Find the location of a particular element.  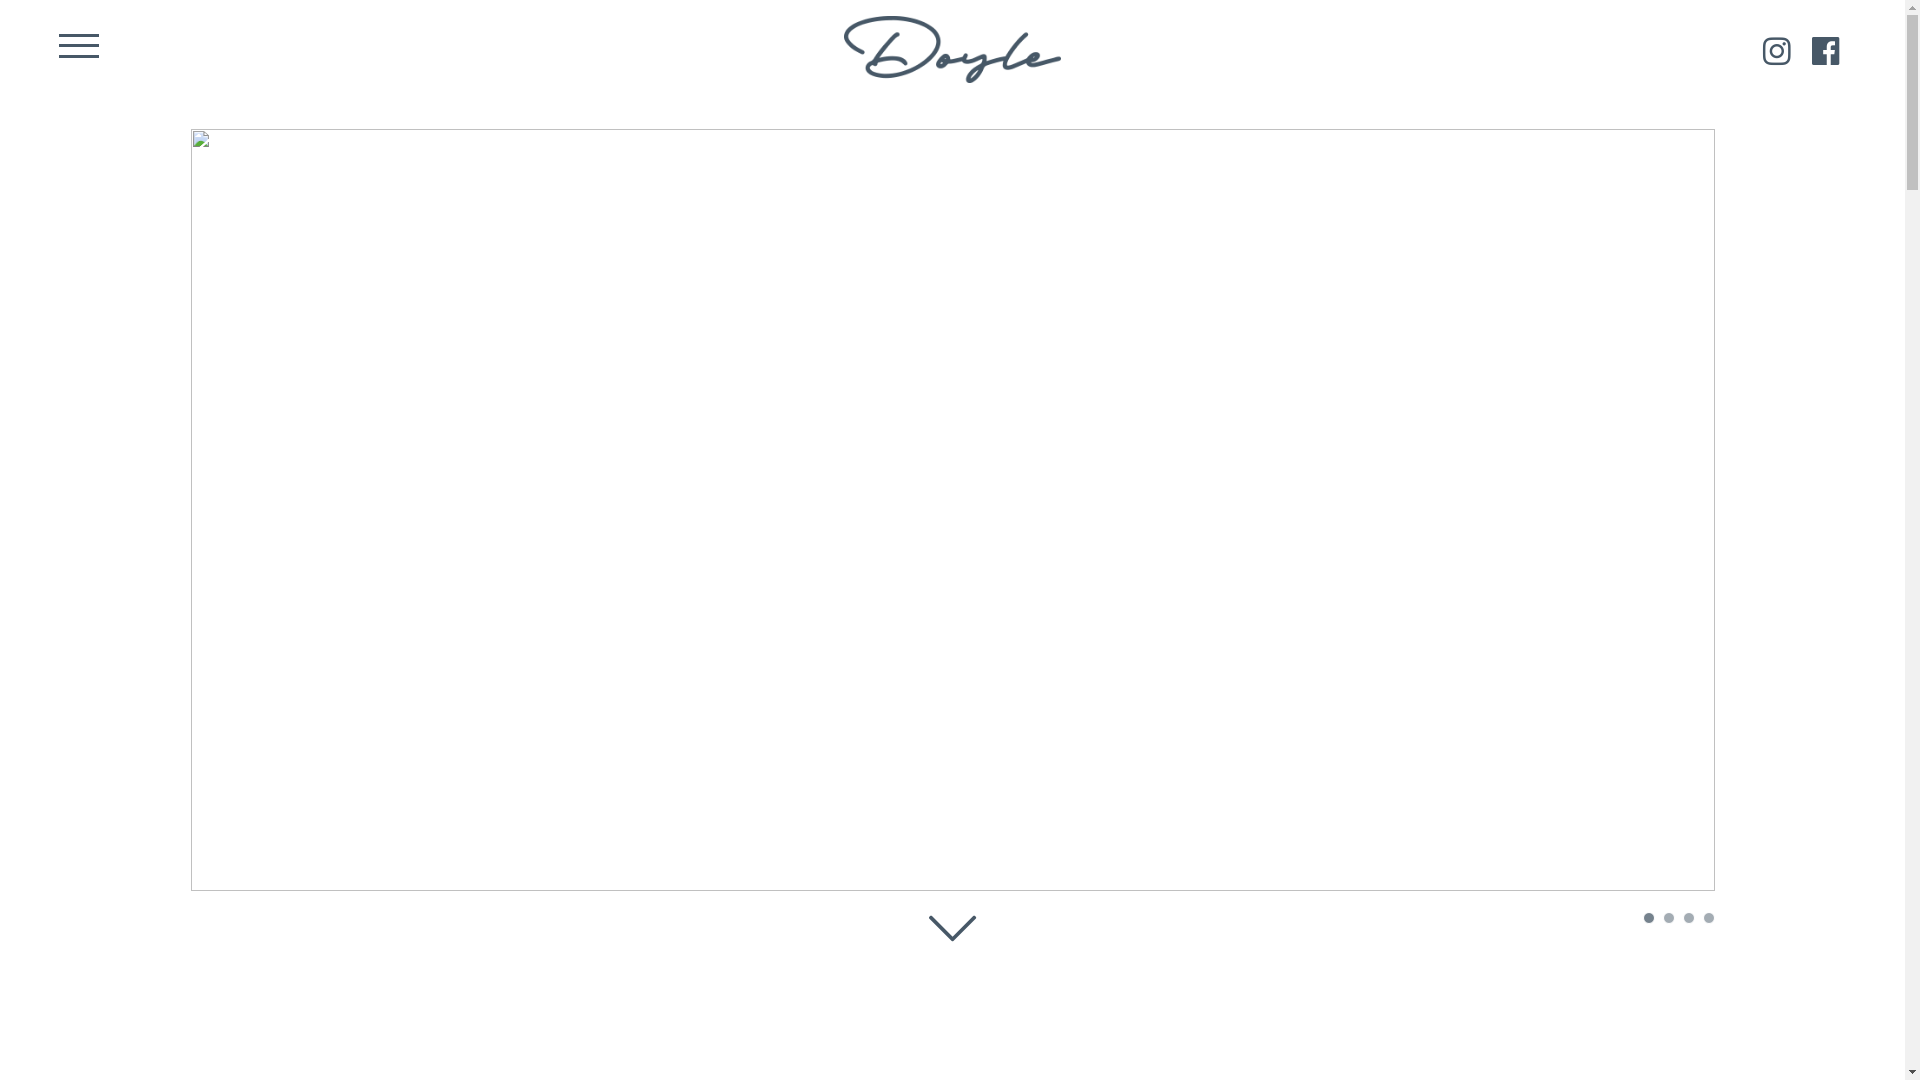

'1' is located at coordinates (1643, 918).